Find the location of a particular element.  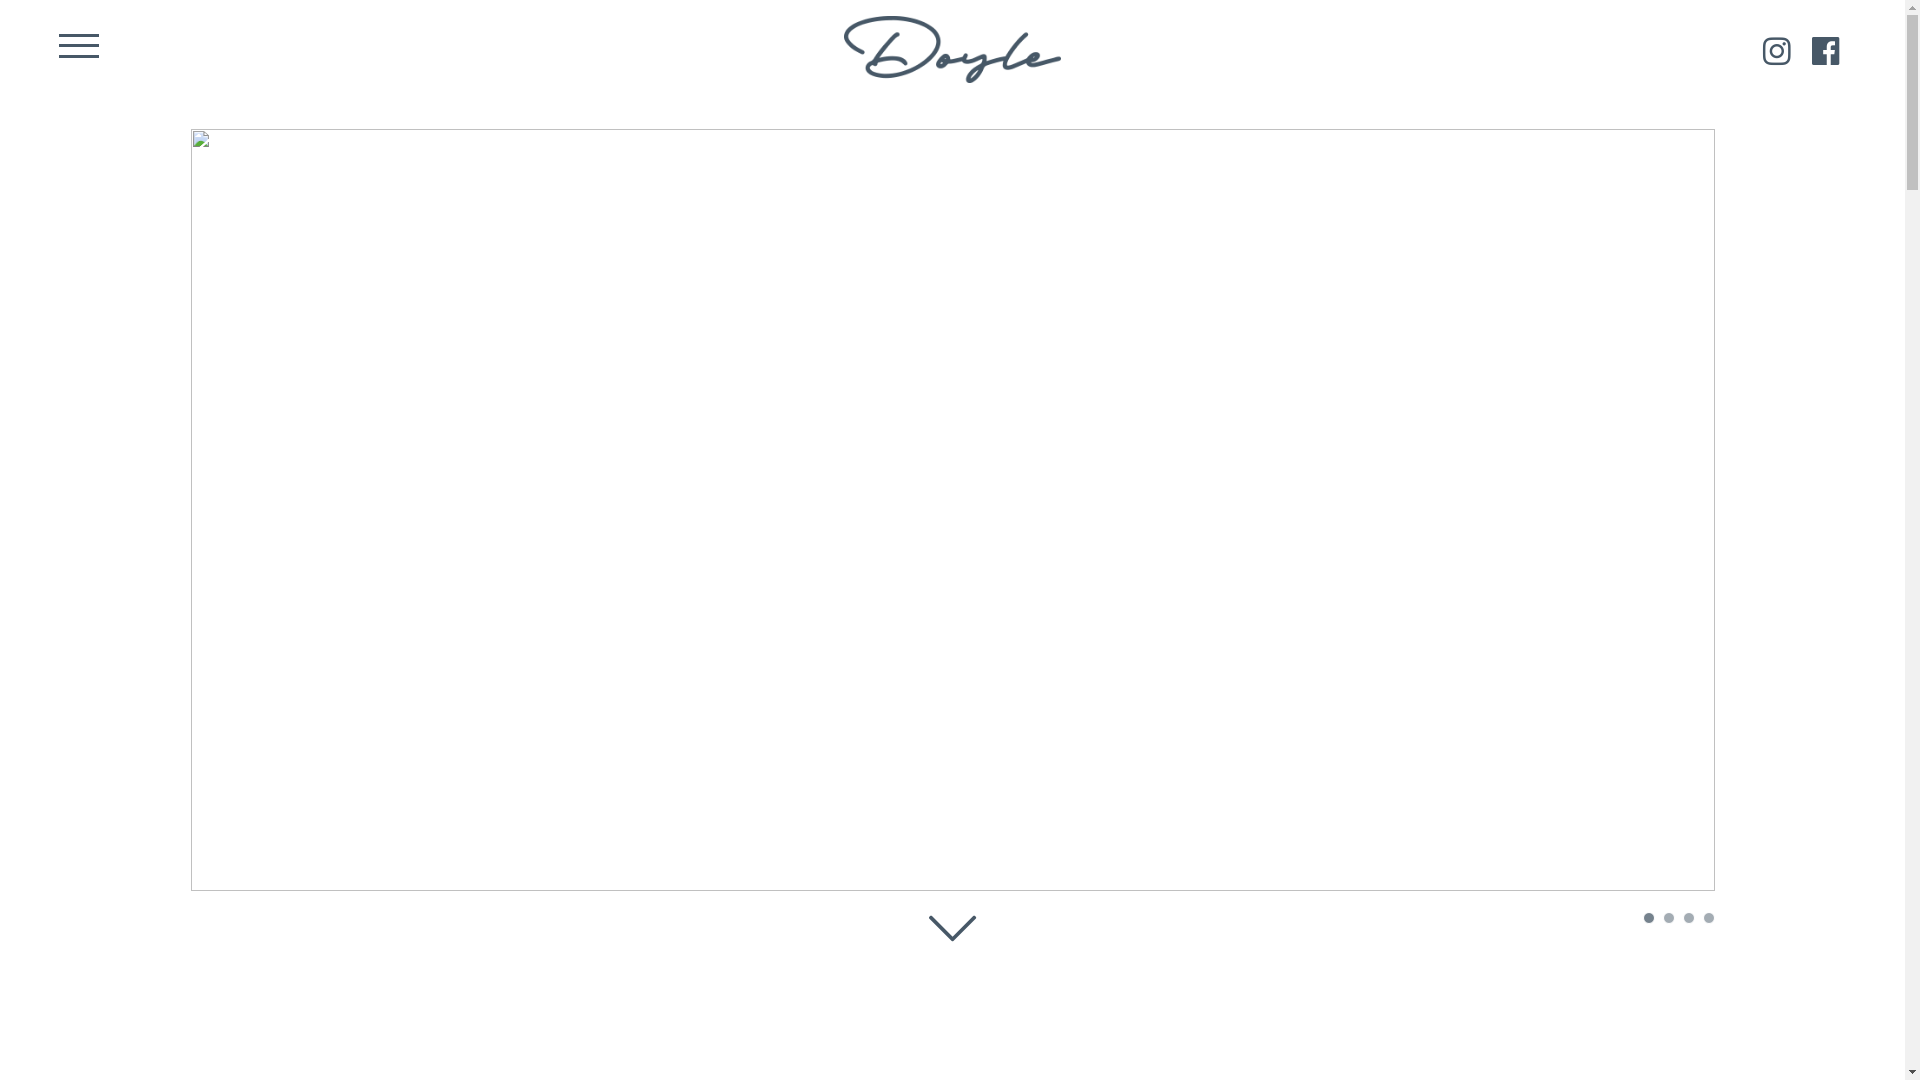

'1' is located at coordinates (1643, 918).